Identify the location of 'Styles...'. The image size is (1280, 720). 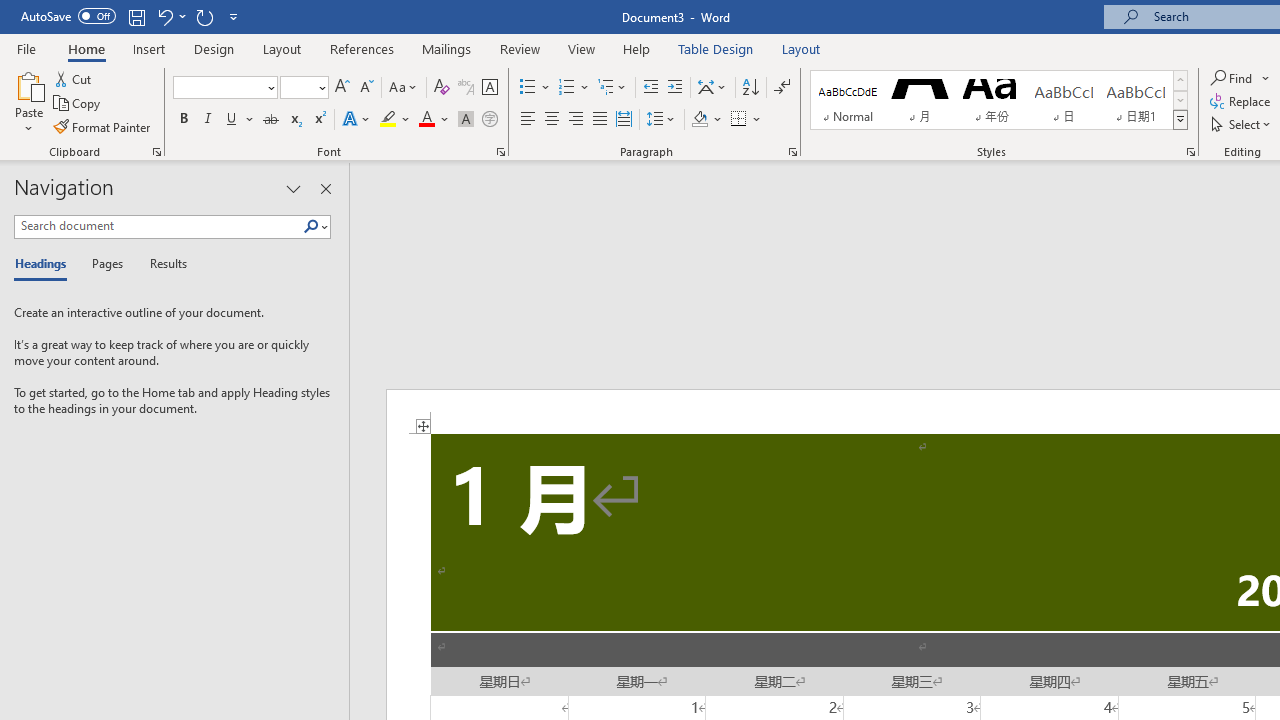
(1191, 150).